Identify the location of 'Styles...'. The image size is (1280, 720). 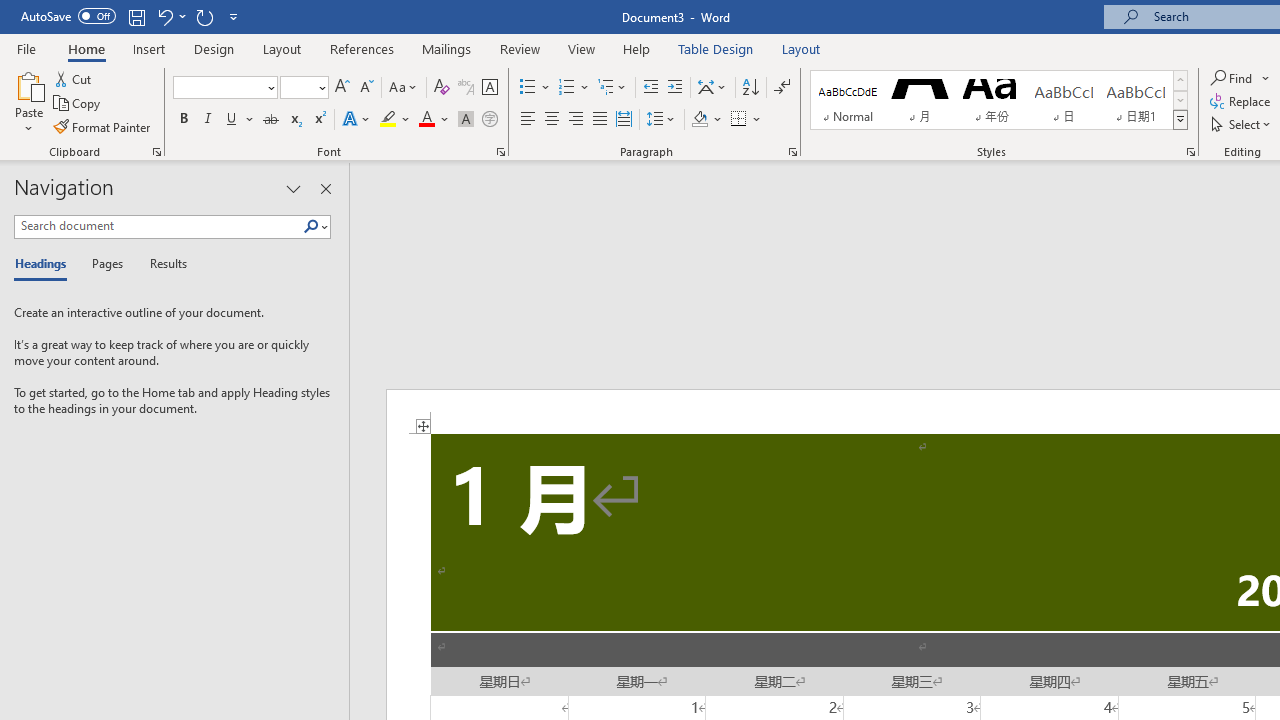
(1191, 150).